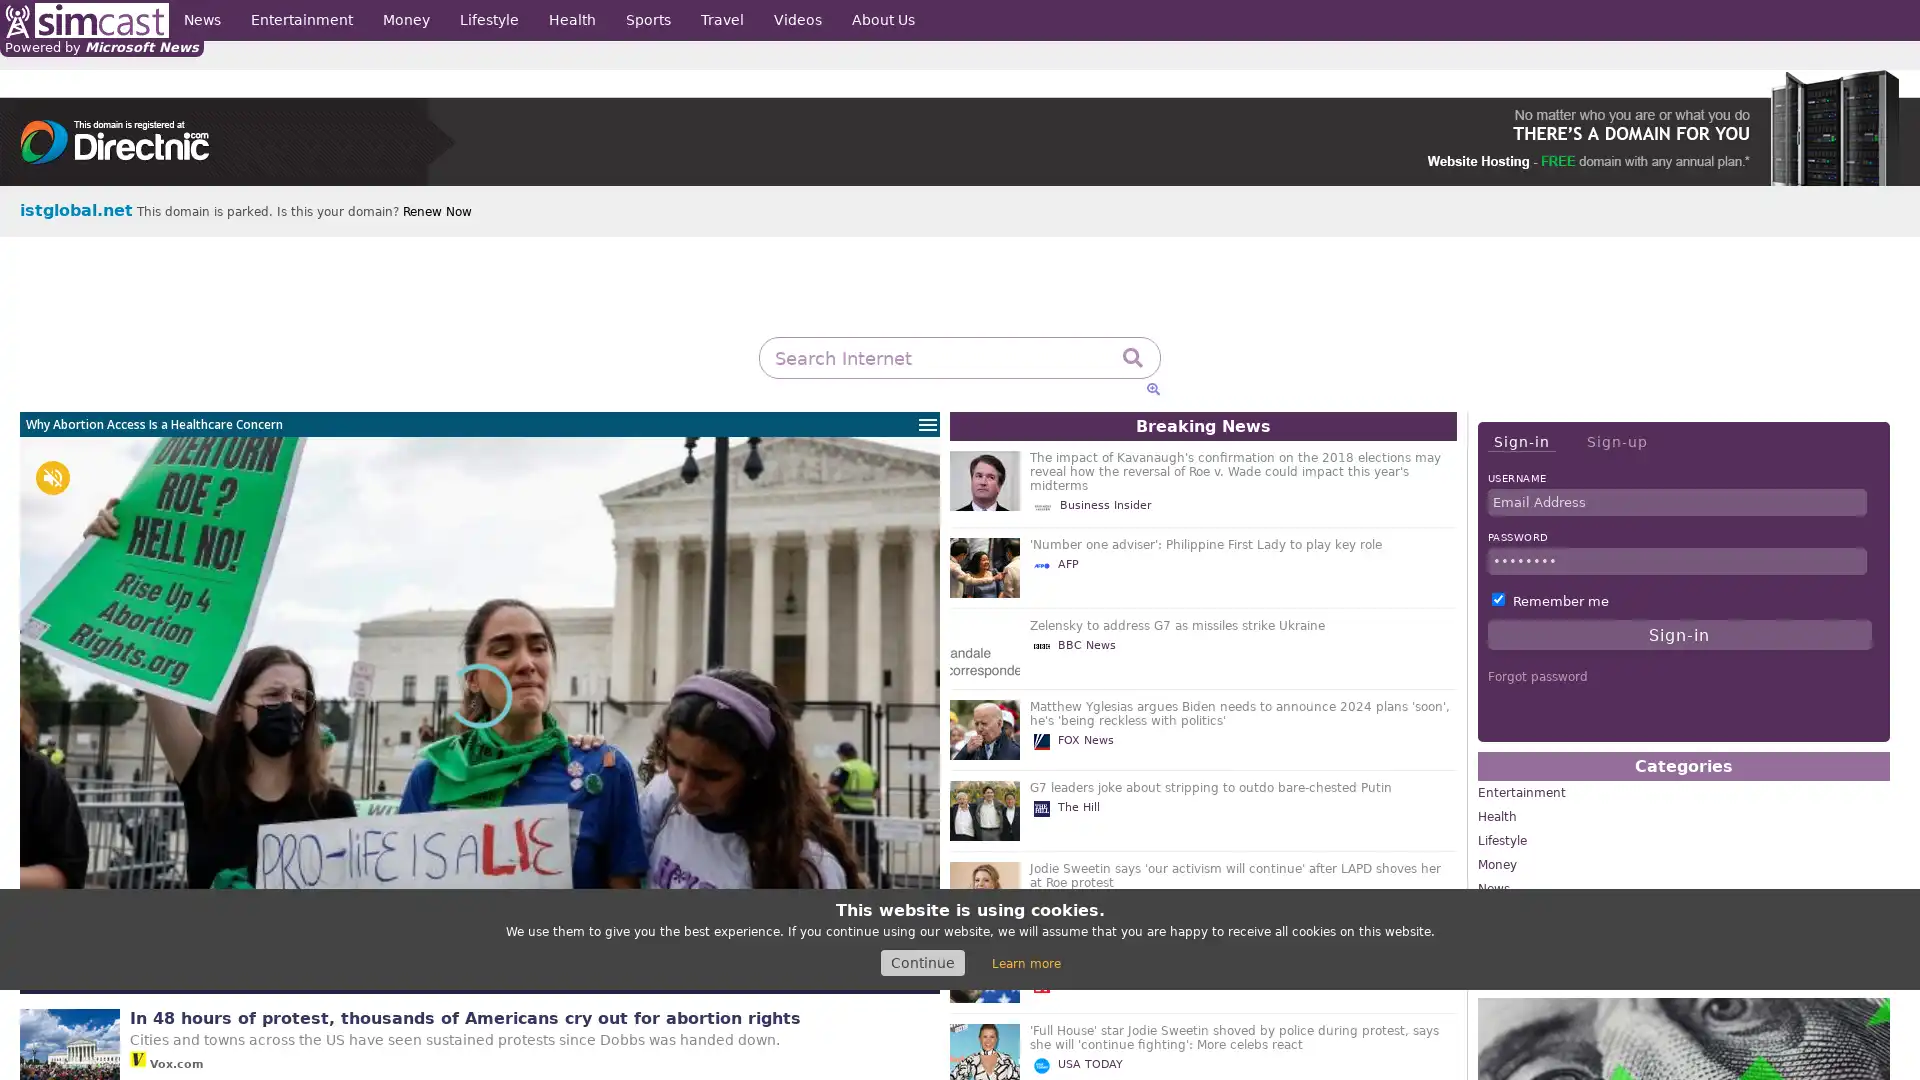  I want to click on Continue, so click(921, 962).